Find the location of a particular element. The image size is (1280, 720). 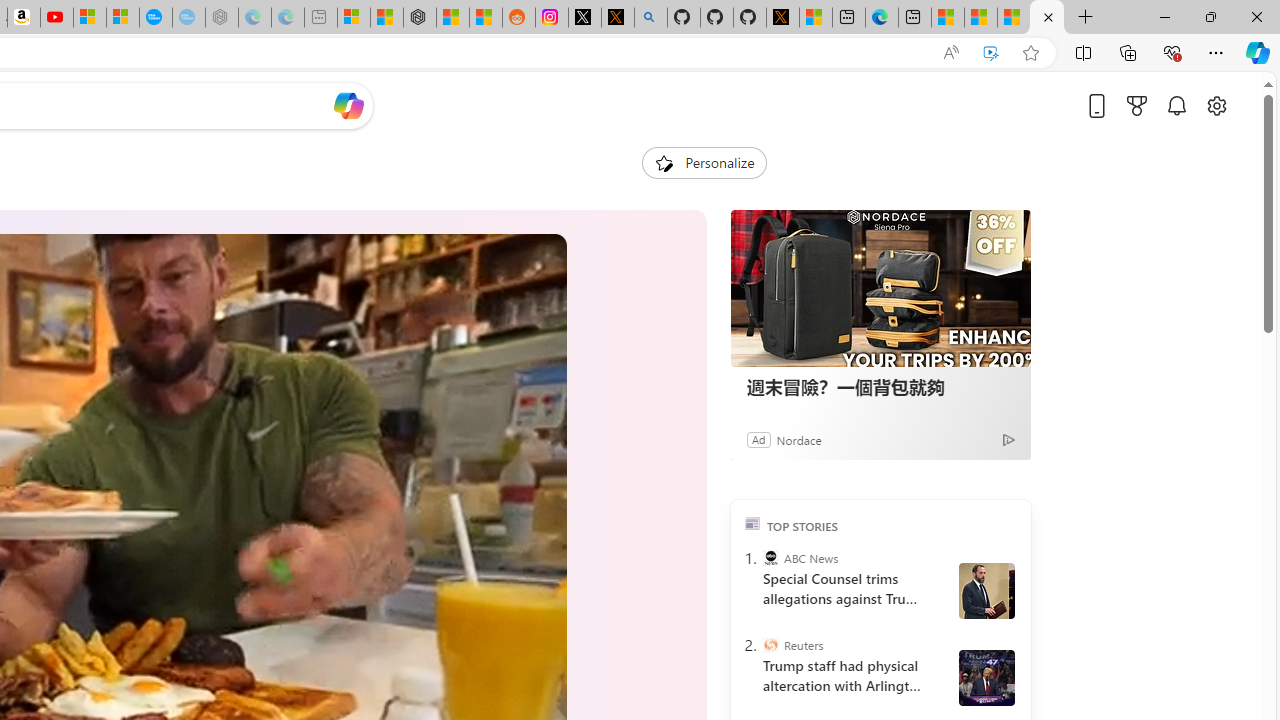

'Open Copilot' is located at coordinates (348, 105).